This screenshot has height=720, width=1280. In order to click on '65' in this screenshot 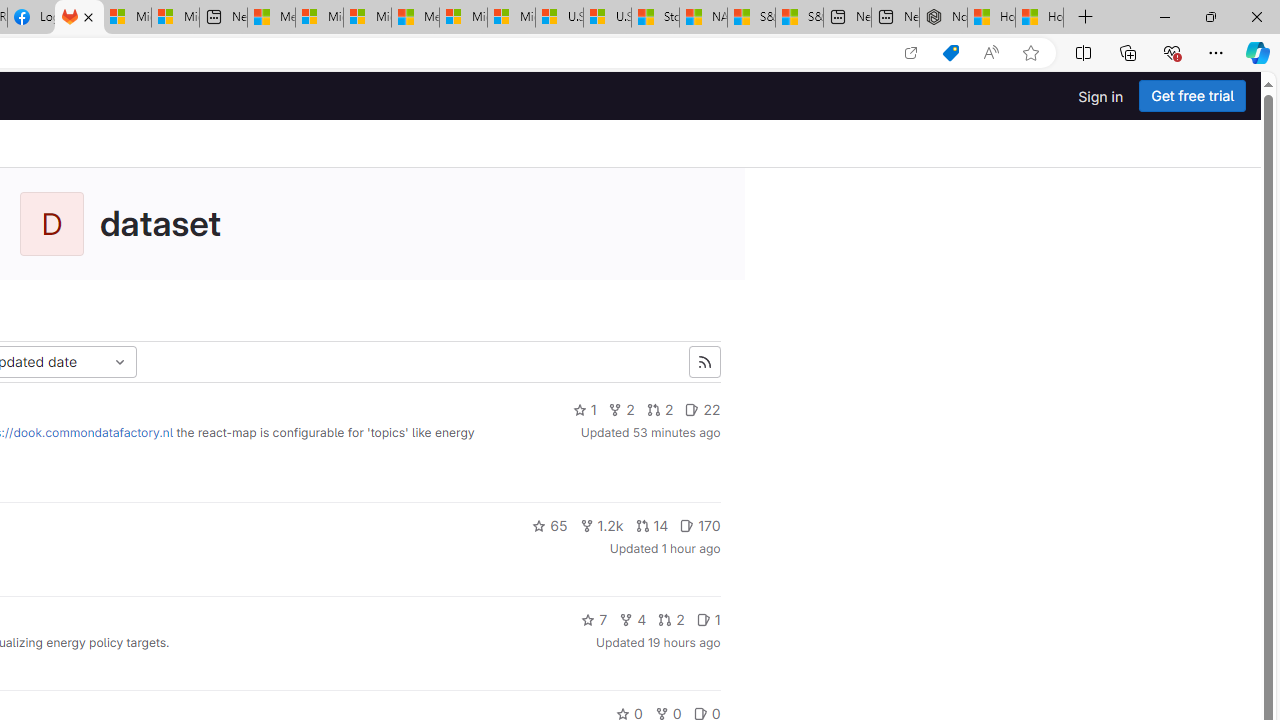, I will do `click(550, 524)`.